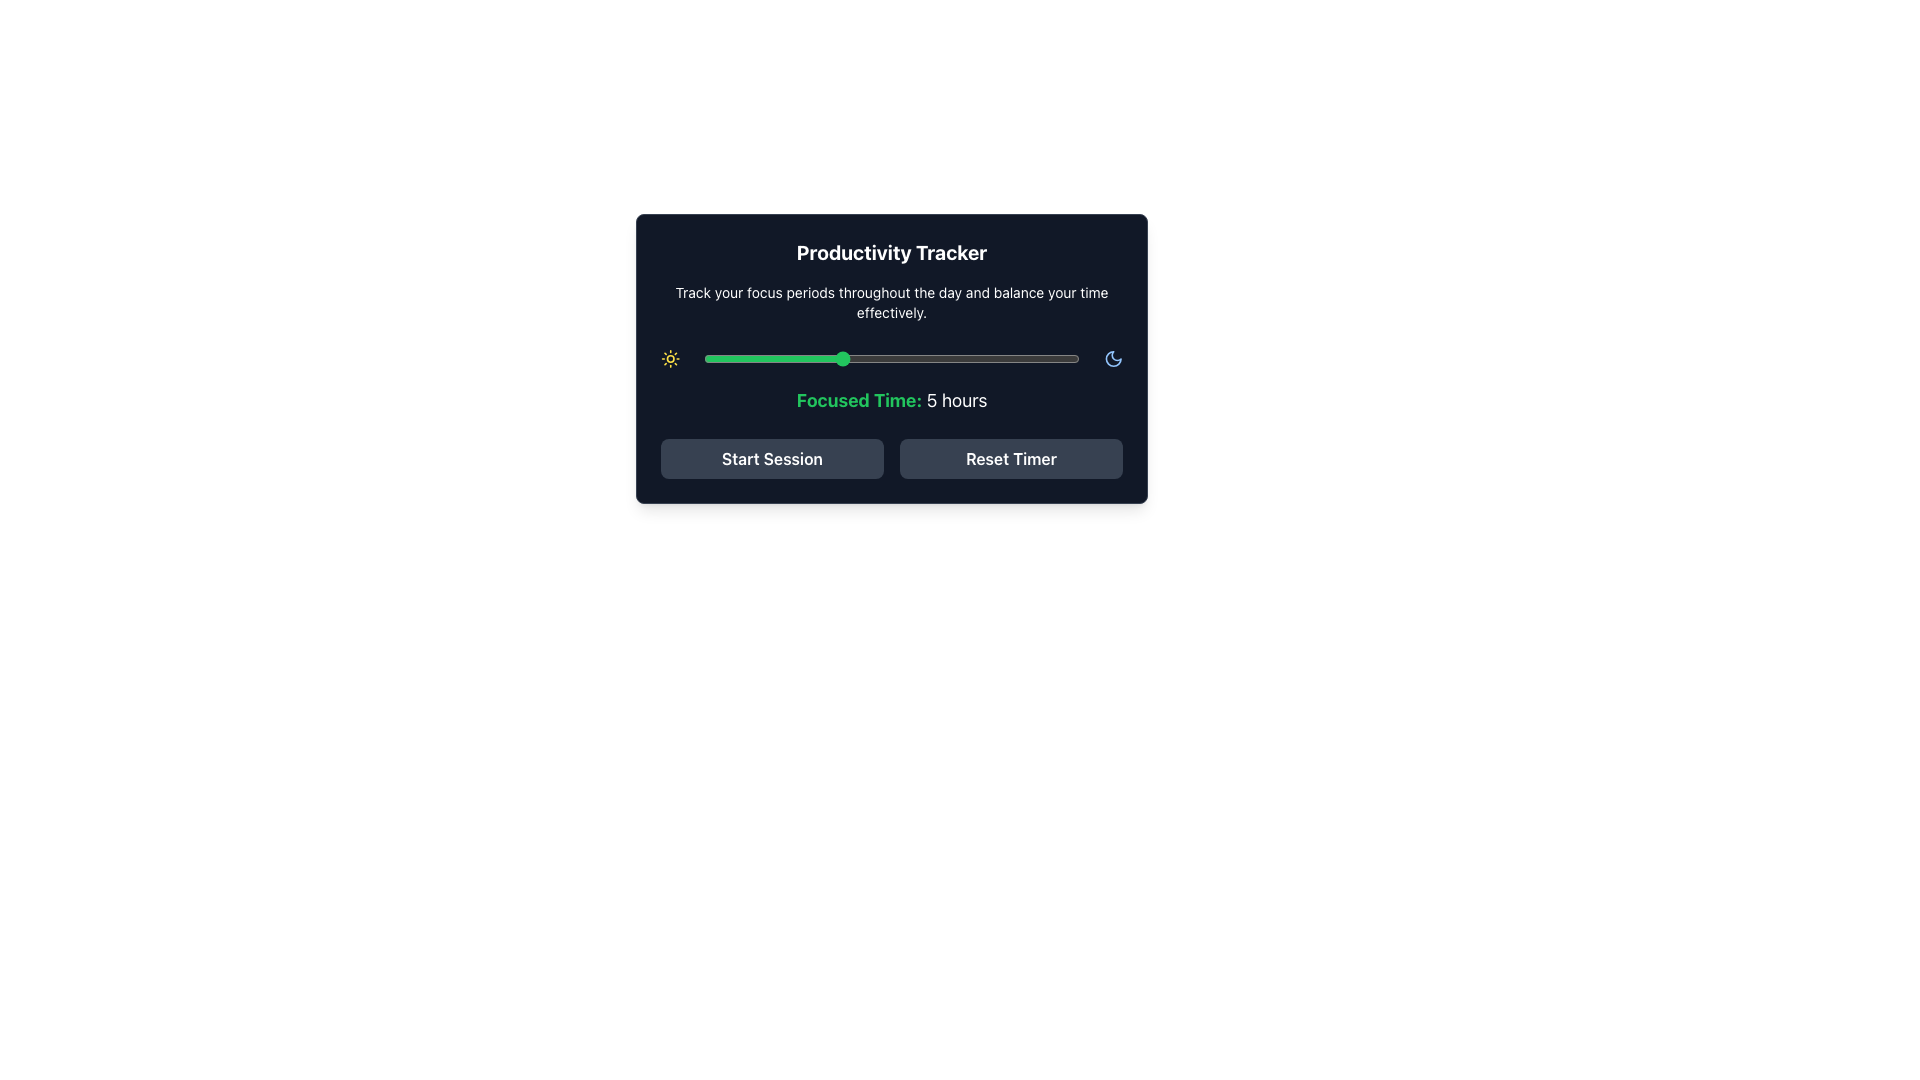 The image size is (1920, 1080). What do you see at coordinates (977, 357) in the screenshot?
I see `the focus duration` at bounding box center [977, 357].